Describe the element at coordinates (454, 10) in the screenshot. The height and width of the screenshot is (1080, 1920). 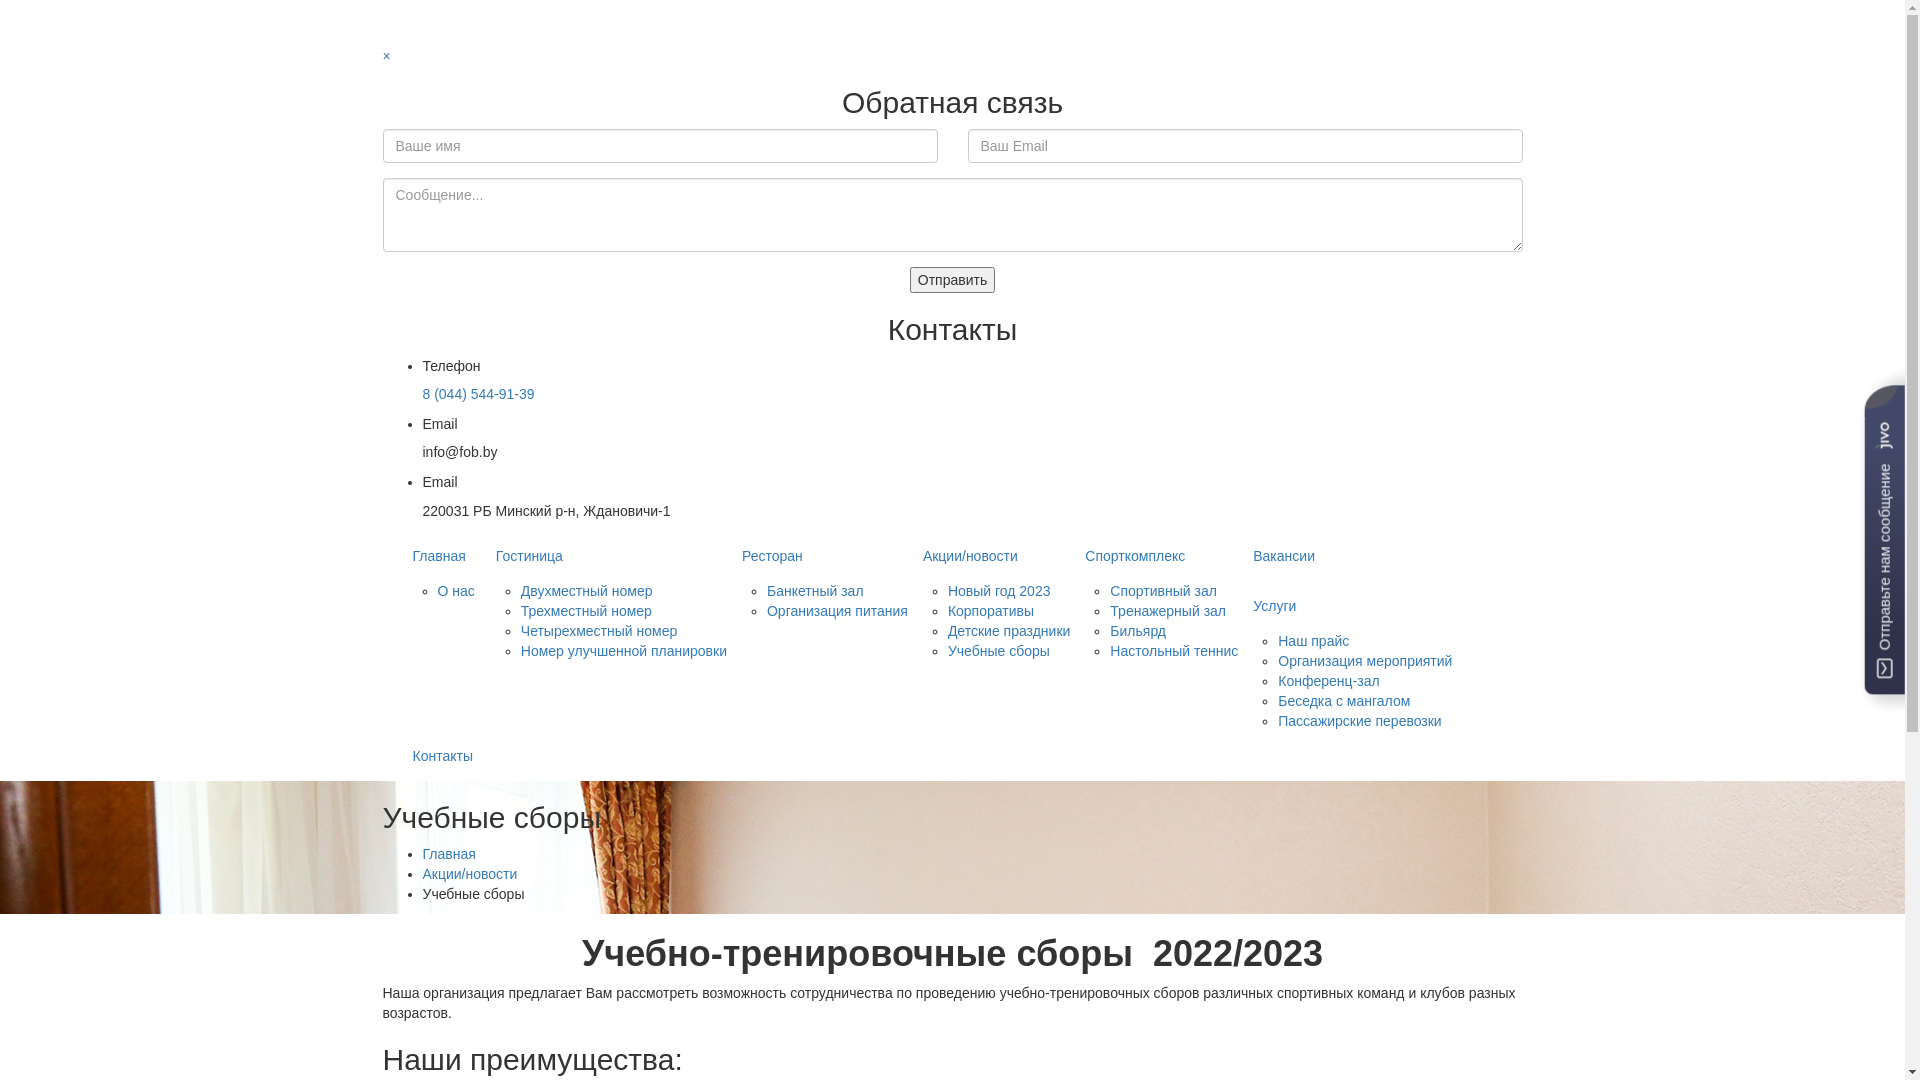
I see `'+375 (29) 118-58-00'` at that location.